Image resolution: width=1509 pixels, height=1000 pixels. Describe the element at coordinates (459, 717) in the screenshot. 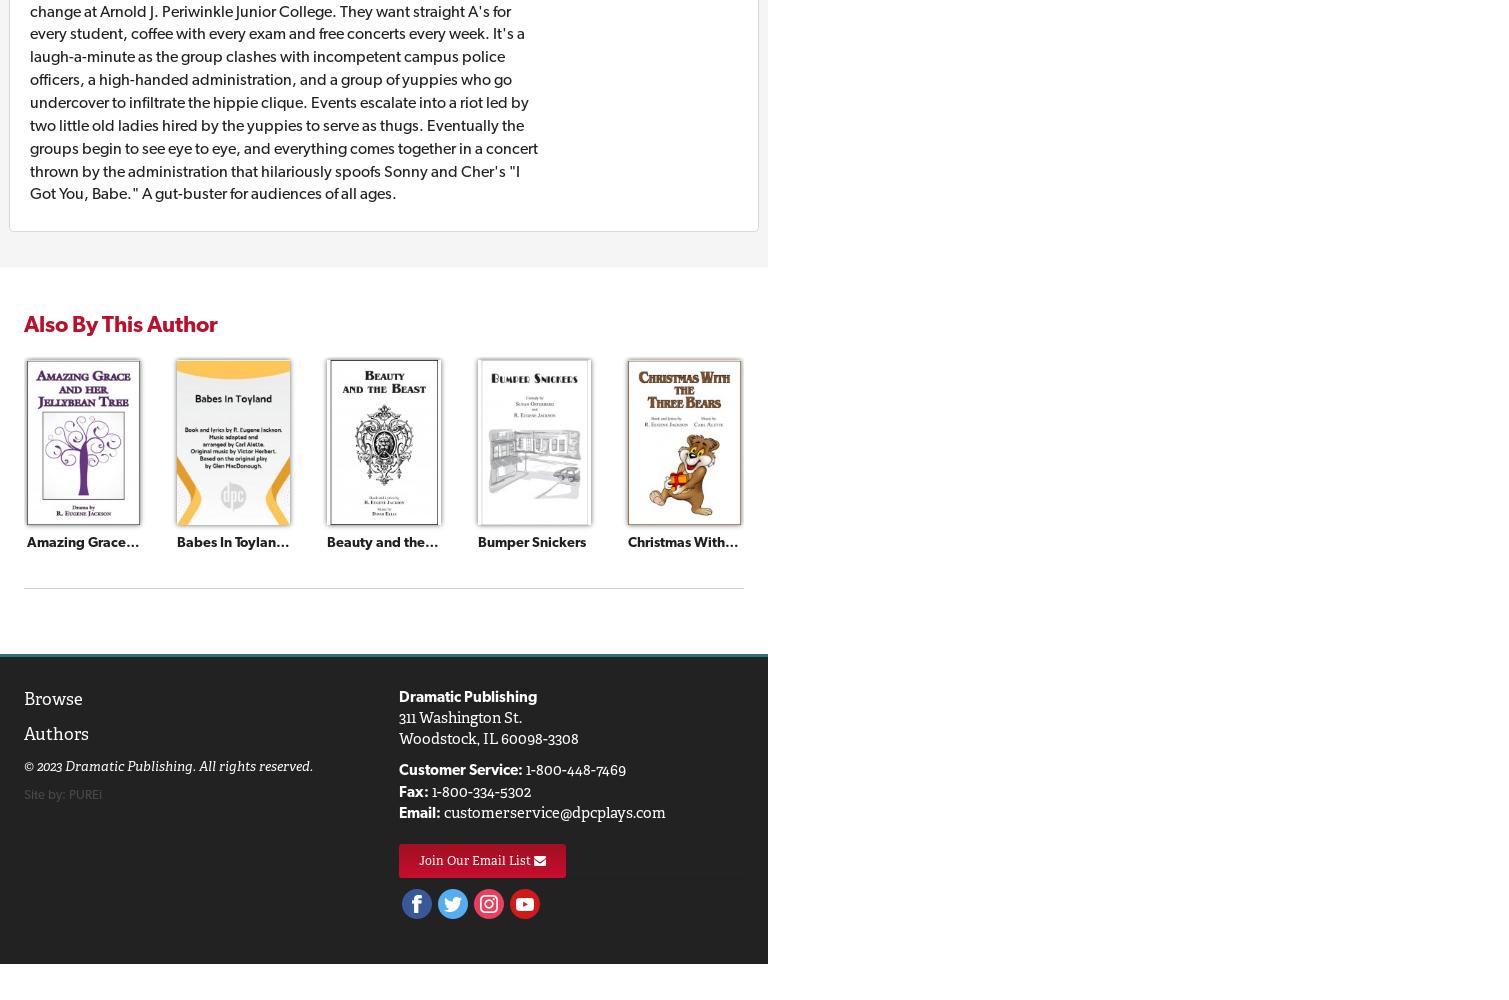

I see `'311 Washington St.'` at that location.